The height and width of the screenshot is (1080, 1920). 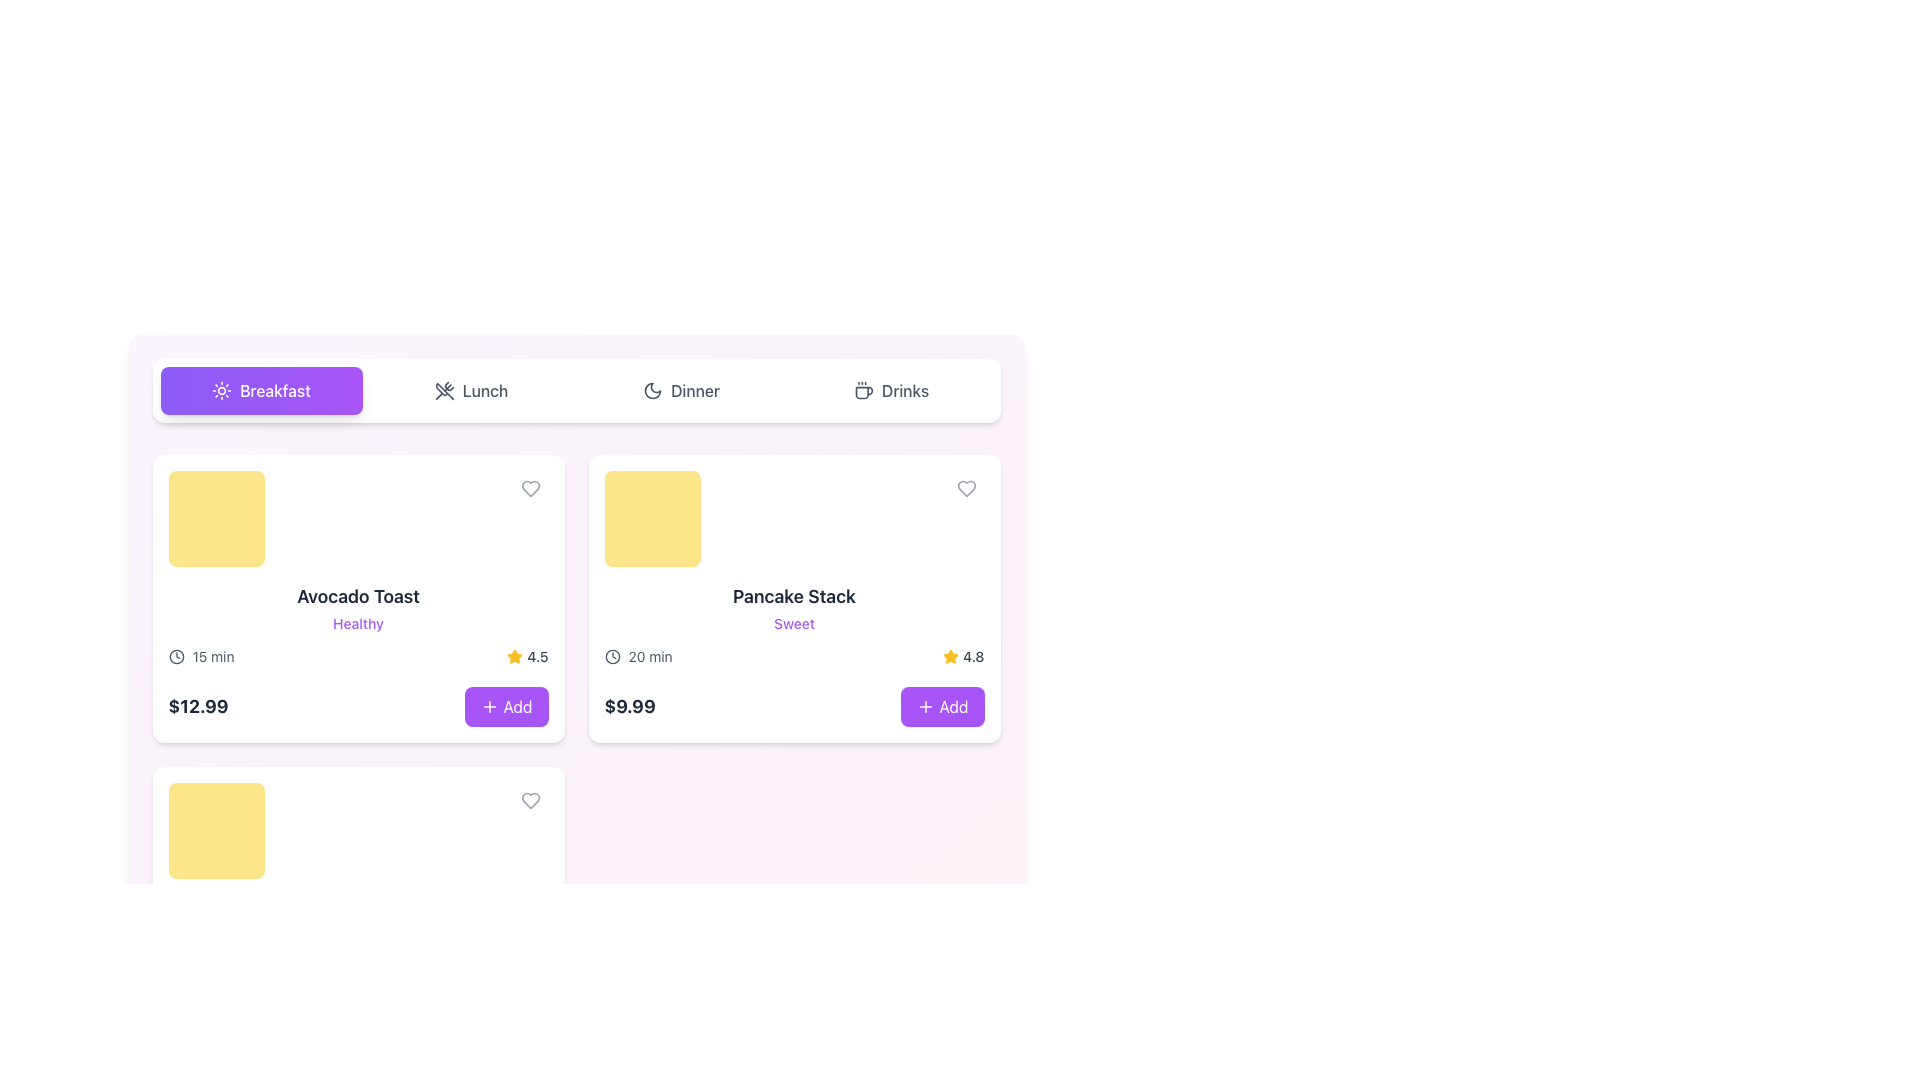 I want to click on the heart-shaped icon in the upper-right corner of the 'Avocado Toast' item card, so click(x=530, y=489).